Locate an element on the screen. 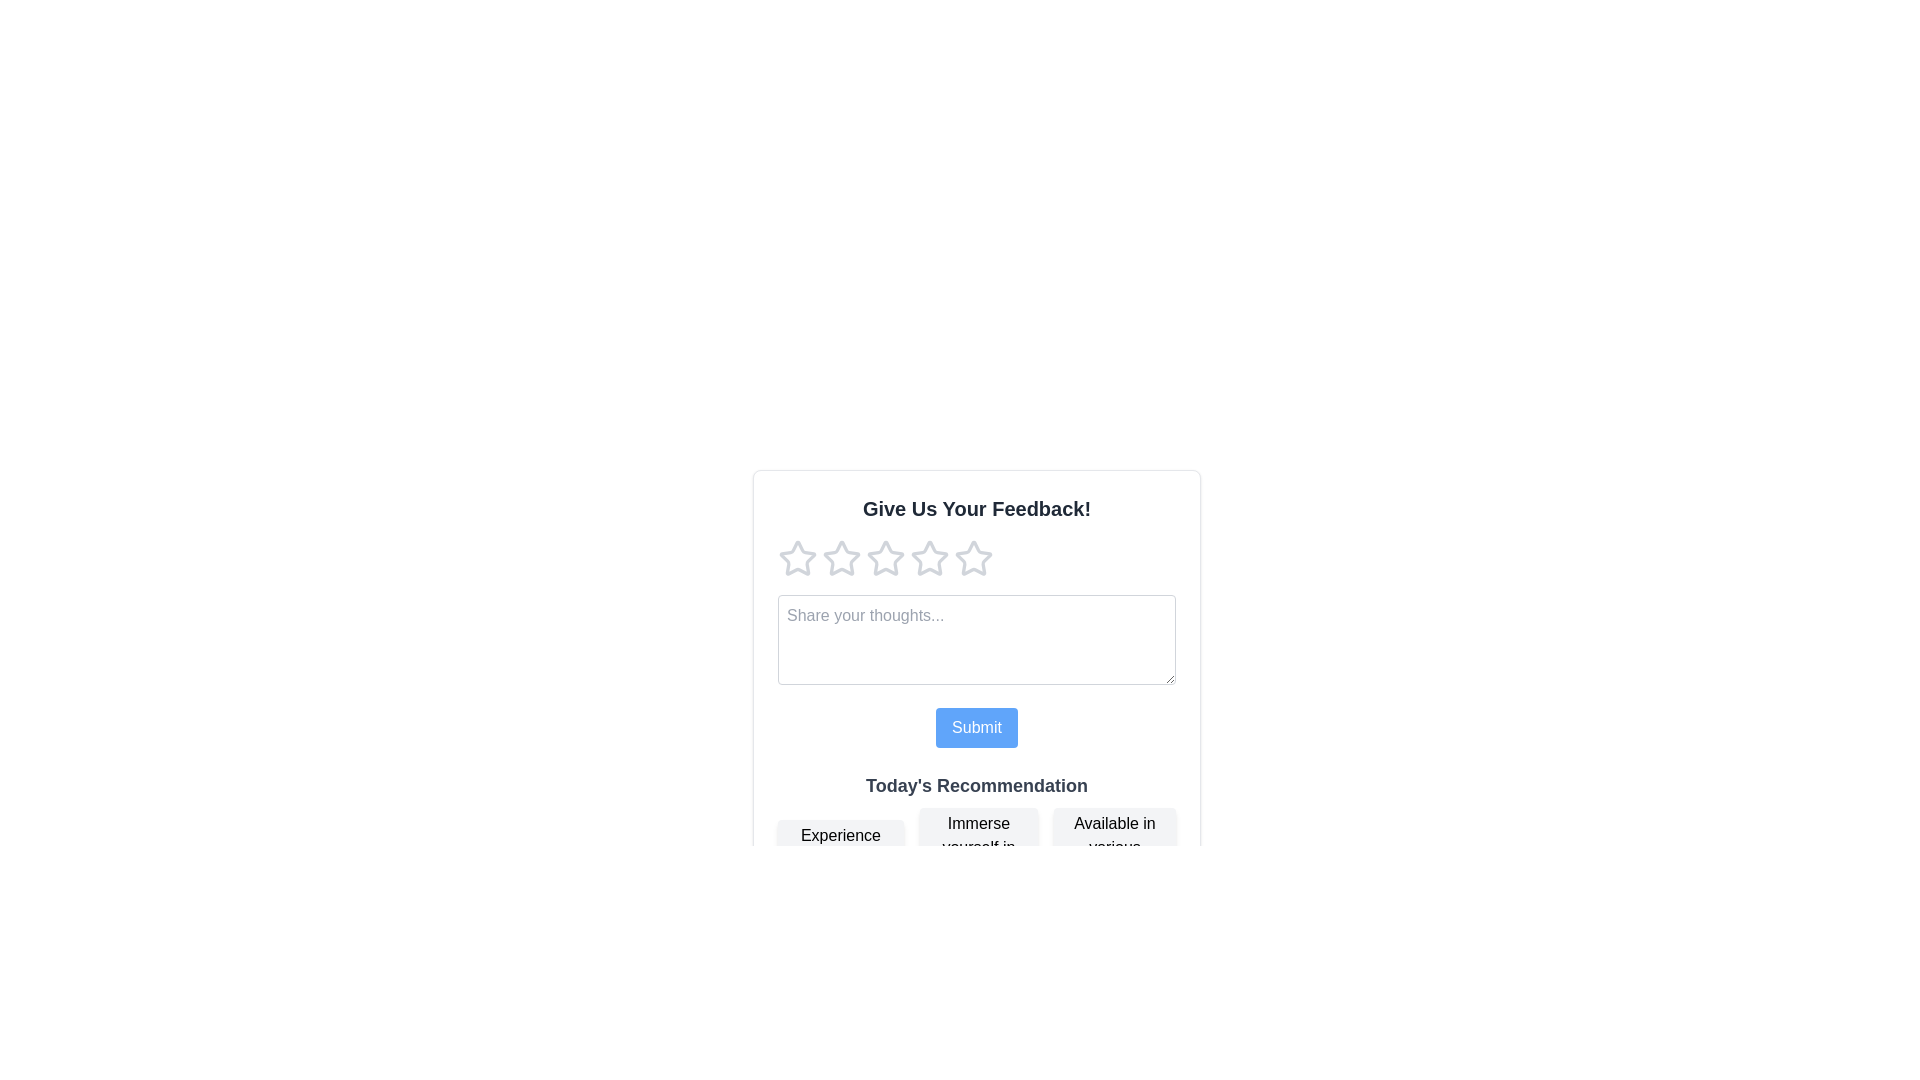 The height and width of the screenshot is (1080, 1920). the fourth star icon in the feedback section is located at coordinates (977, 559).